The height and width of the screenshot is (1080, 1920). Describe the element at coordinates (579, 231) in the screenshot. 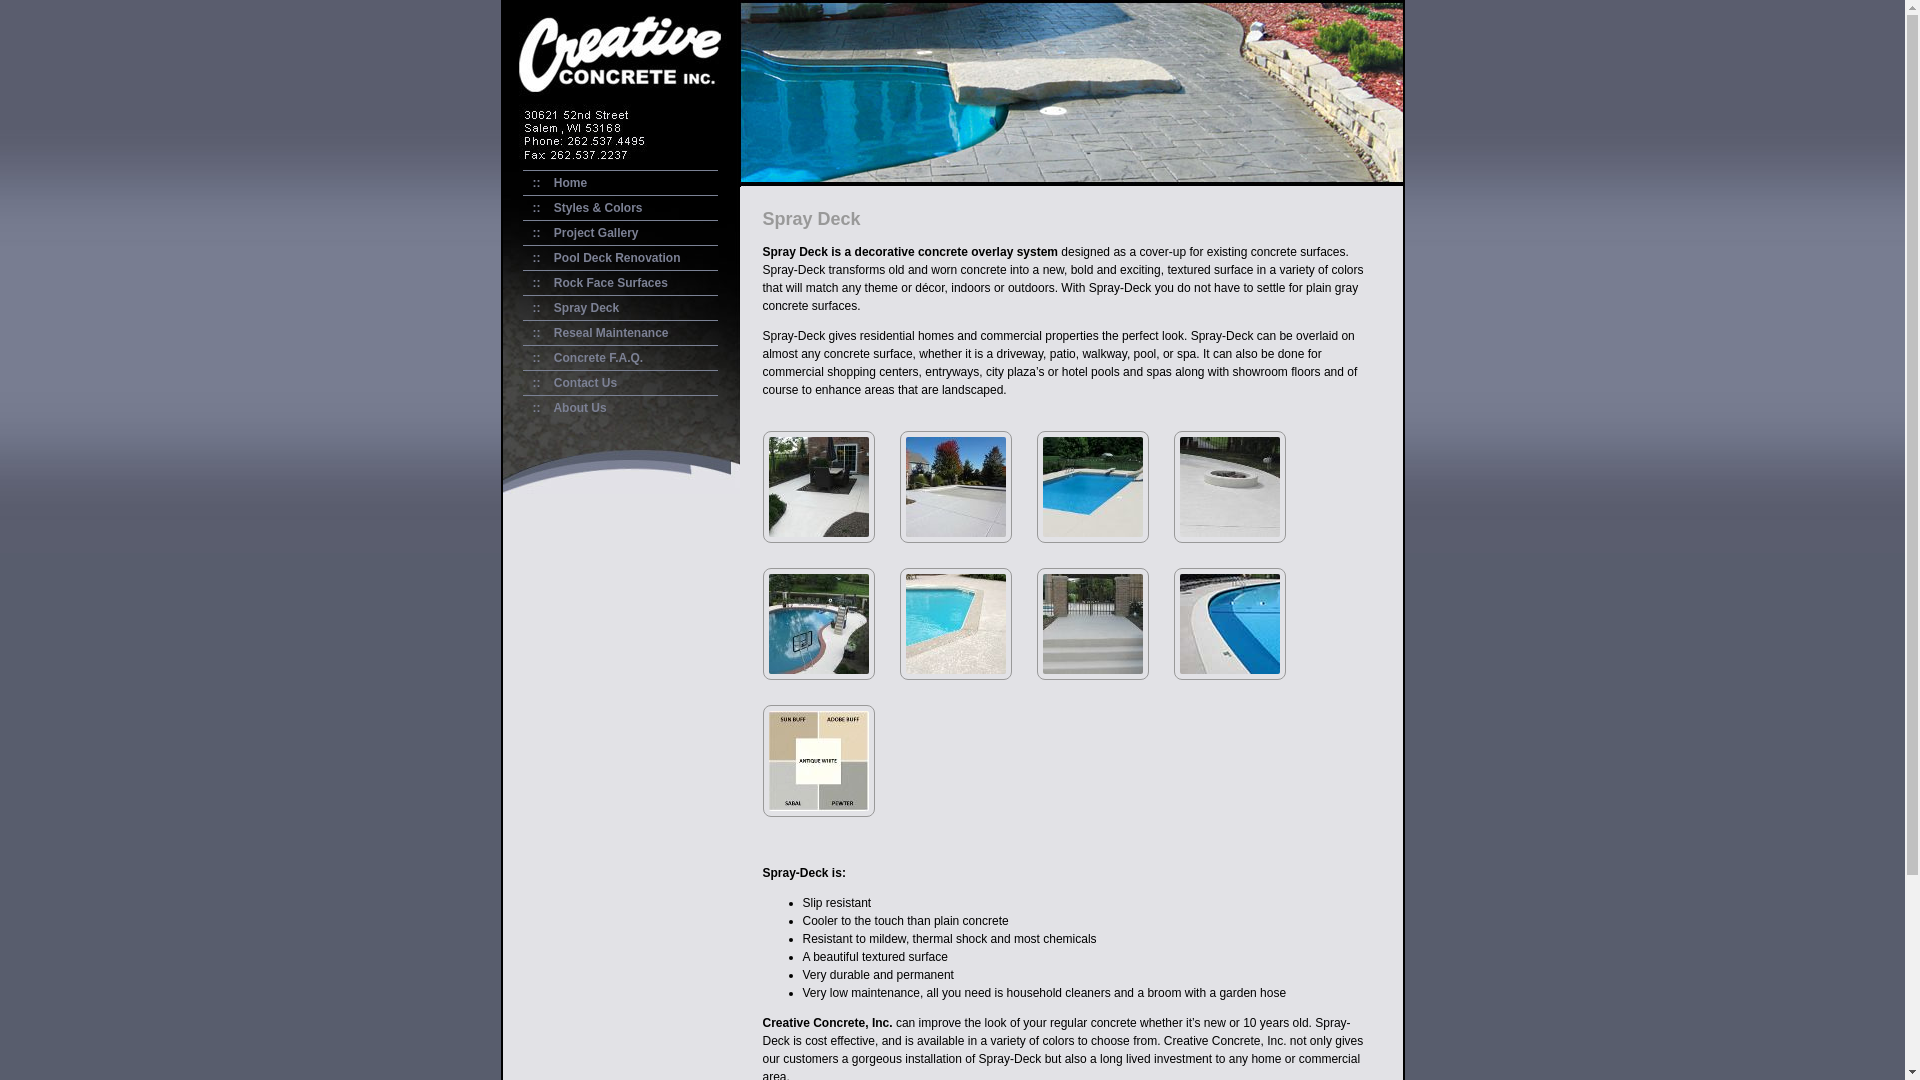

I see `'::    Project Gallery'` at that location.